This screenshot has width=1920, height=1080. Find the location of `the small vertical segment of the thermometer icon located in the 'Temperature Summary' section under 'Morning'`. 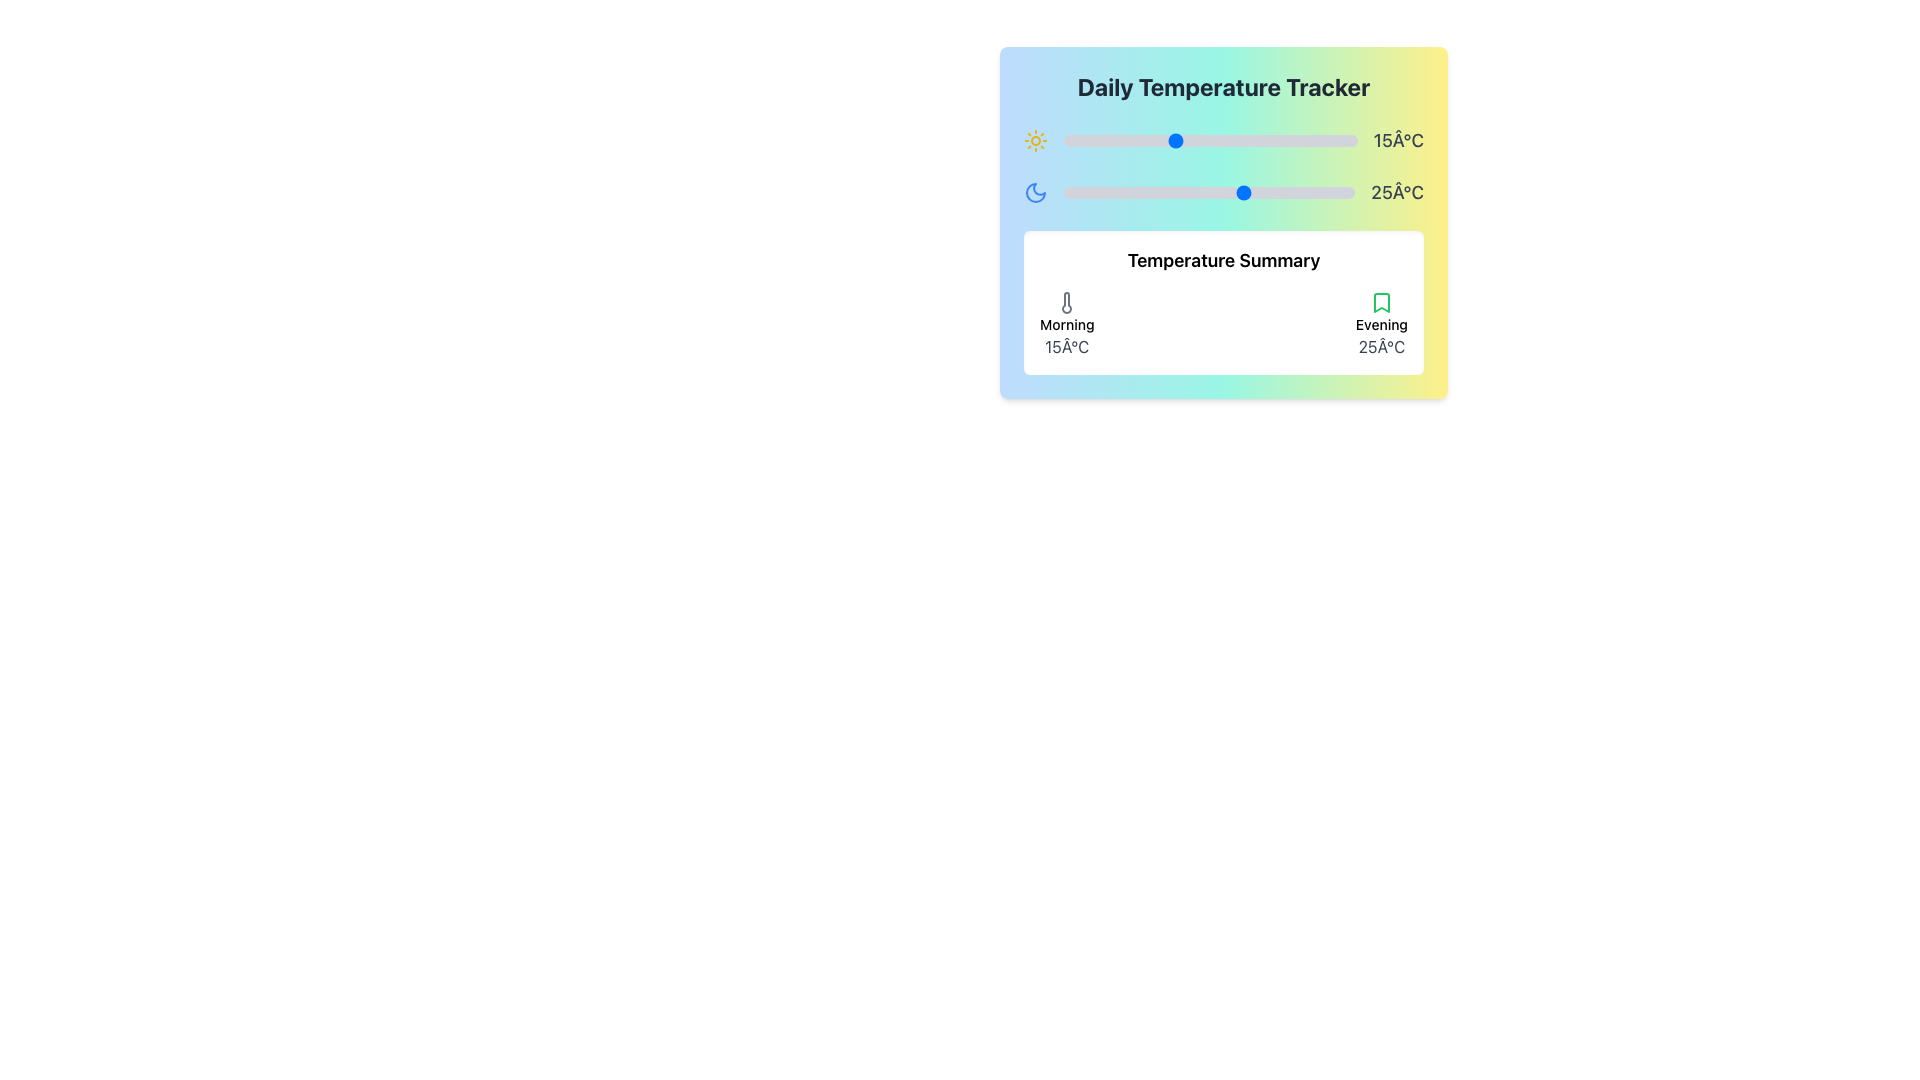

the small vertical segment of the thermometer icon located in the 'Temperature Summary' section under 'Morning' is located at coordinates (1066, 303).